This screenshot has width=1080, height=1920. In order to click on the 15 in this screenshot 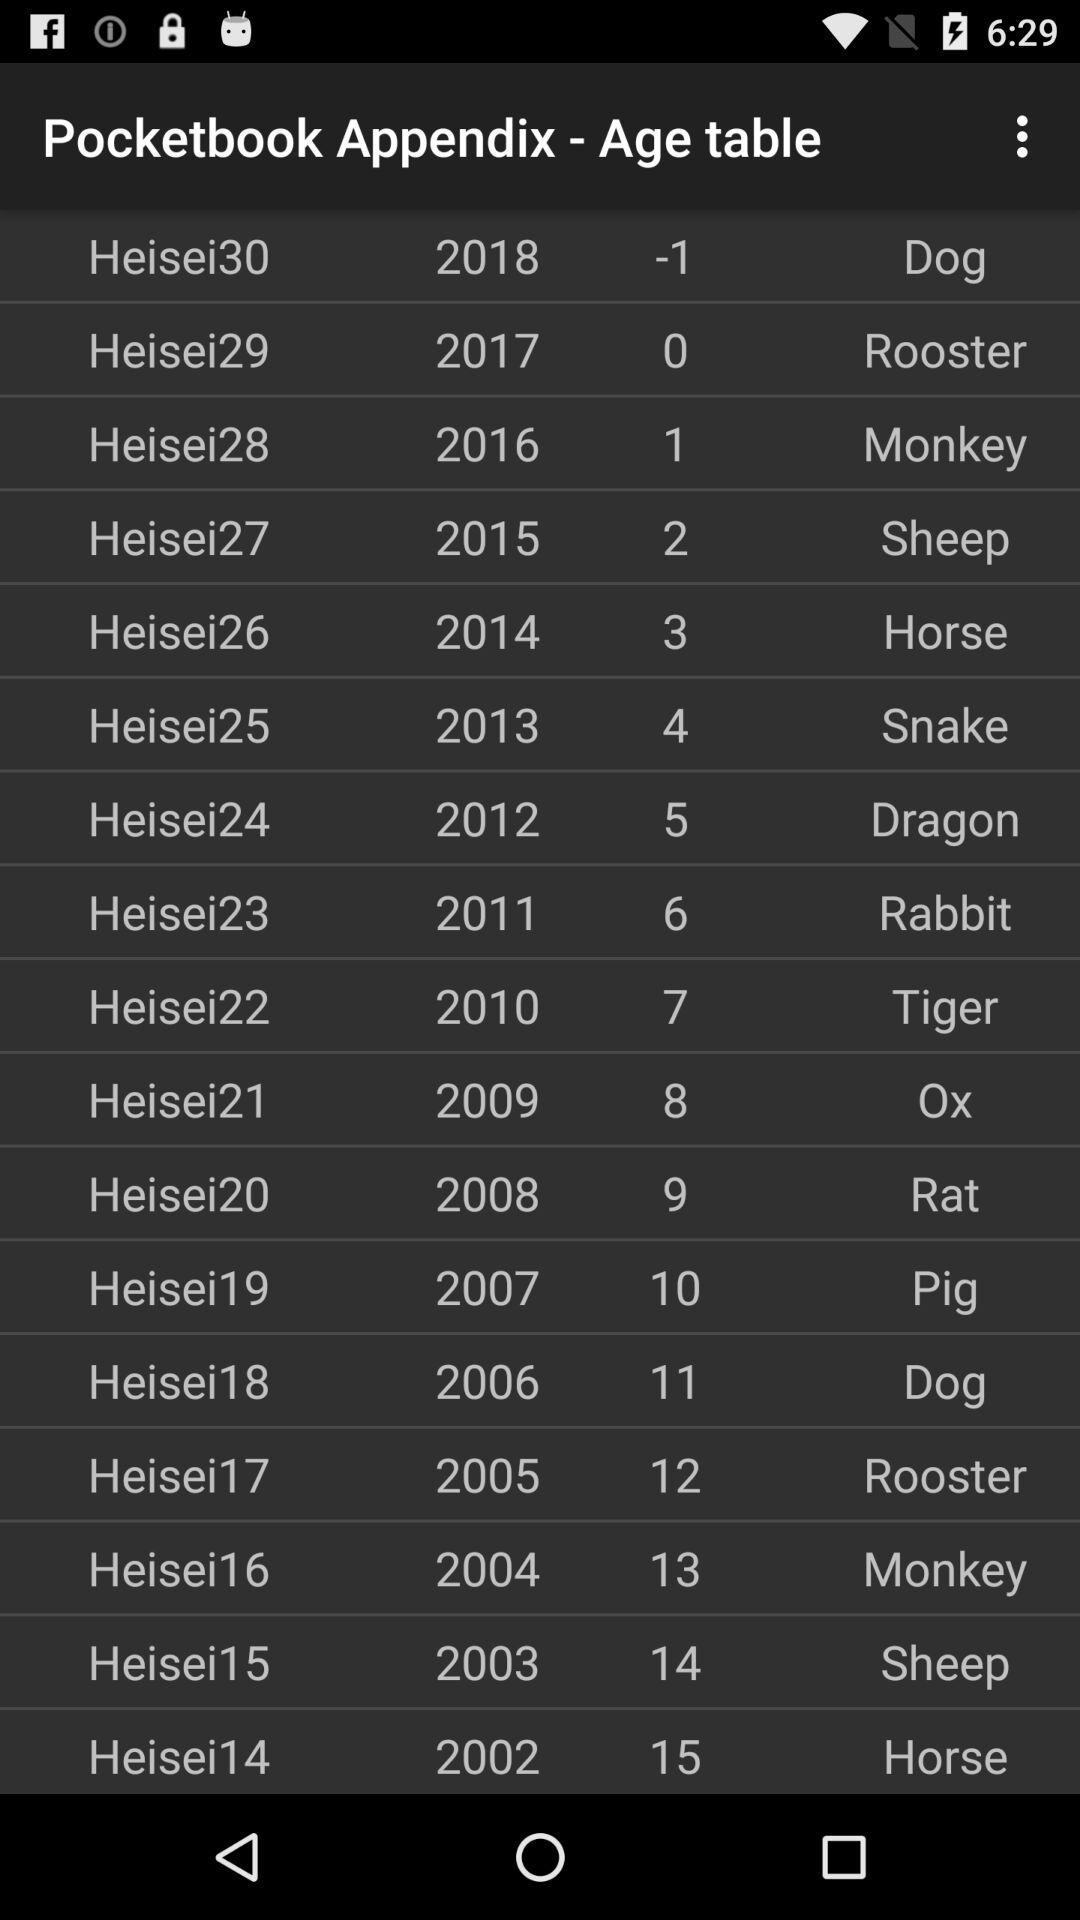, I will do `click(675, 1754)`.